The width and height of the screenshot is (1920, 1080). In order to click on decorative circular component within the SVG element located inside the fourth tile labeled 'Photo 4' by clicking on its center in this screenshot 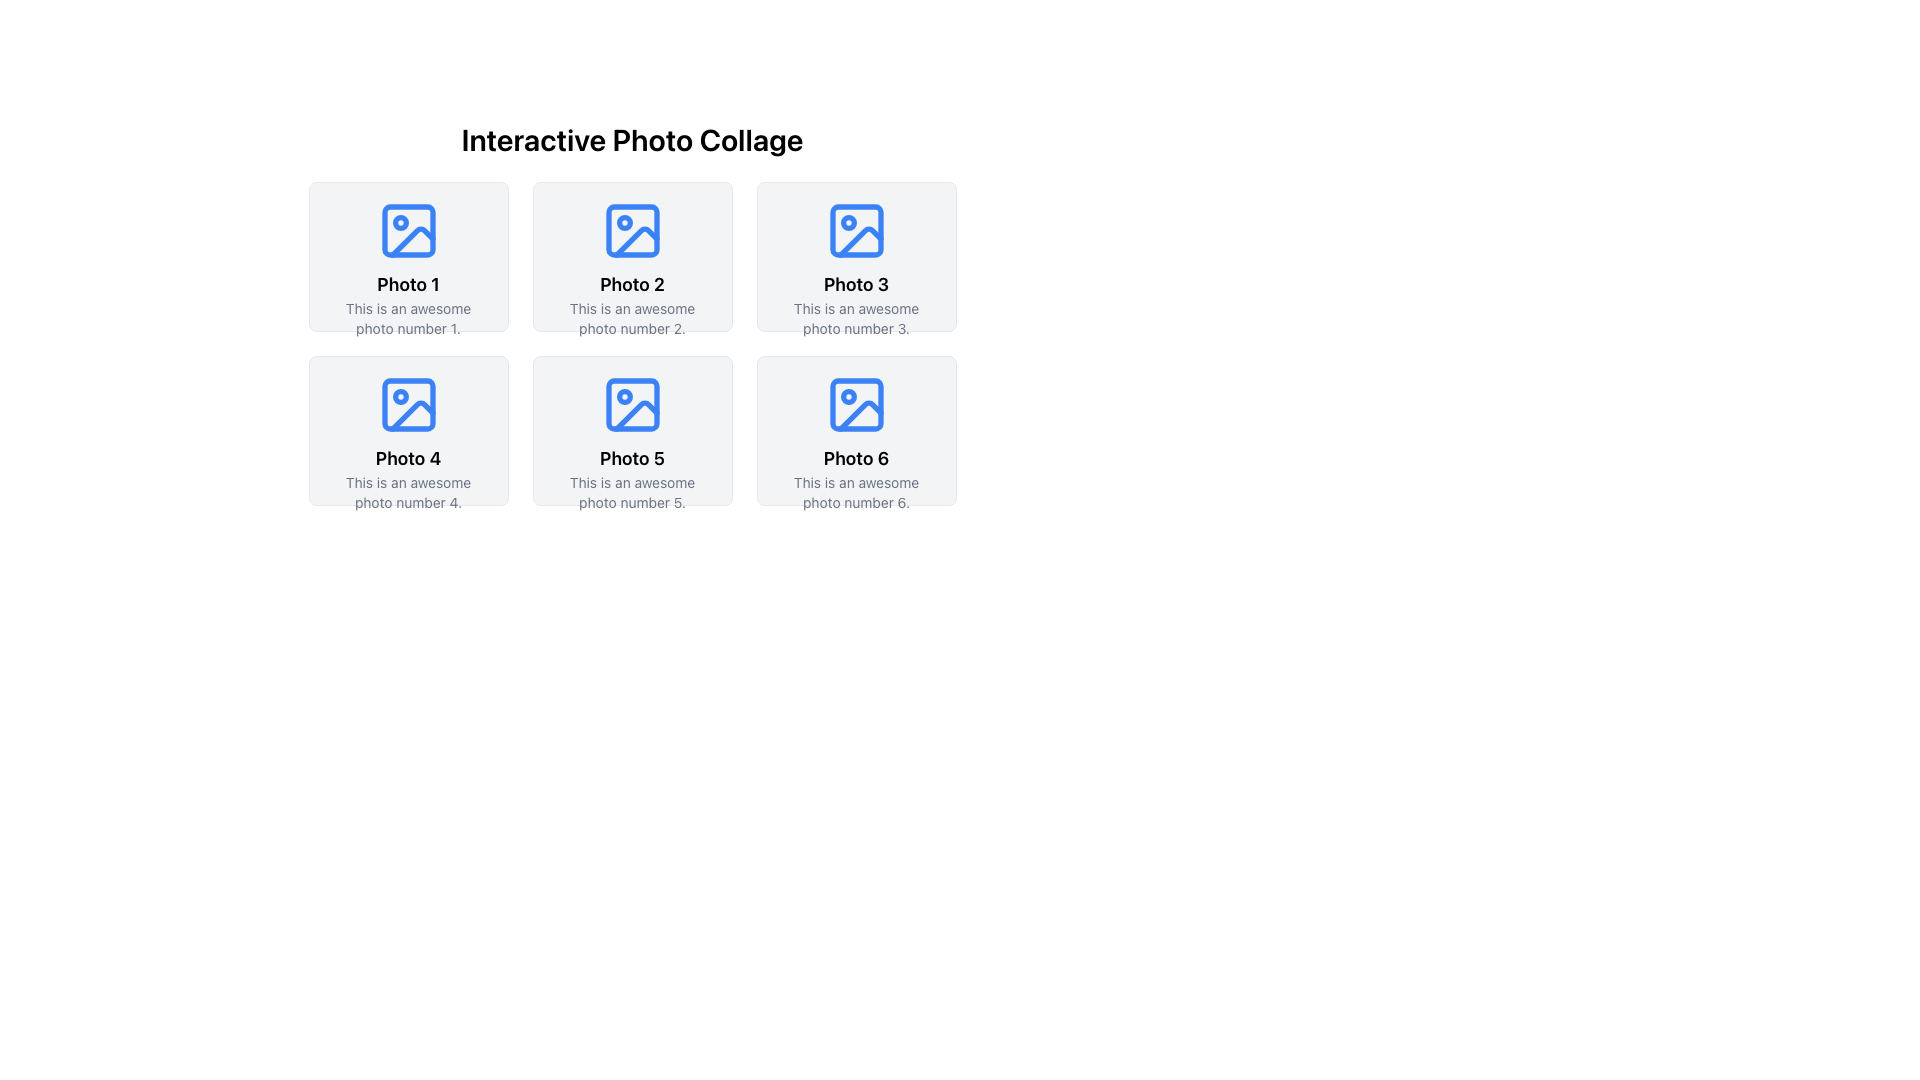, I will do `click(400, 397)`.